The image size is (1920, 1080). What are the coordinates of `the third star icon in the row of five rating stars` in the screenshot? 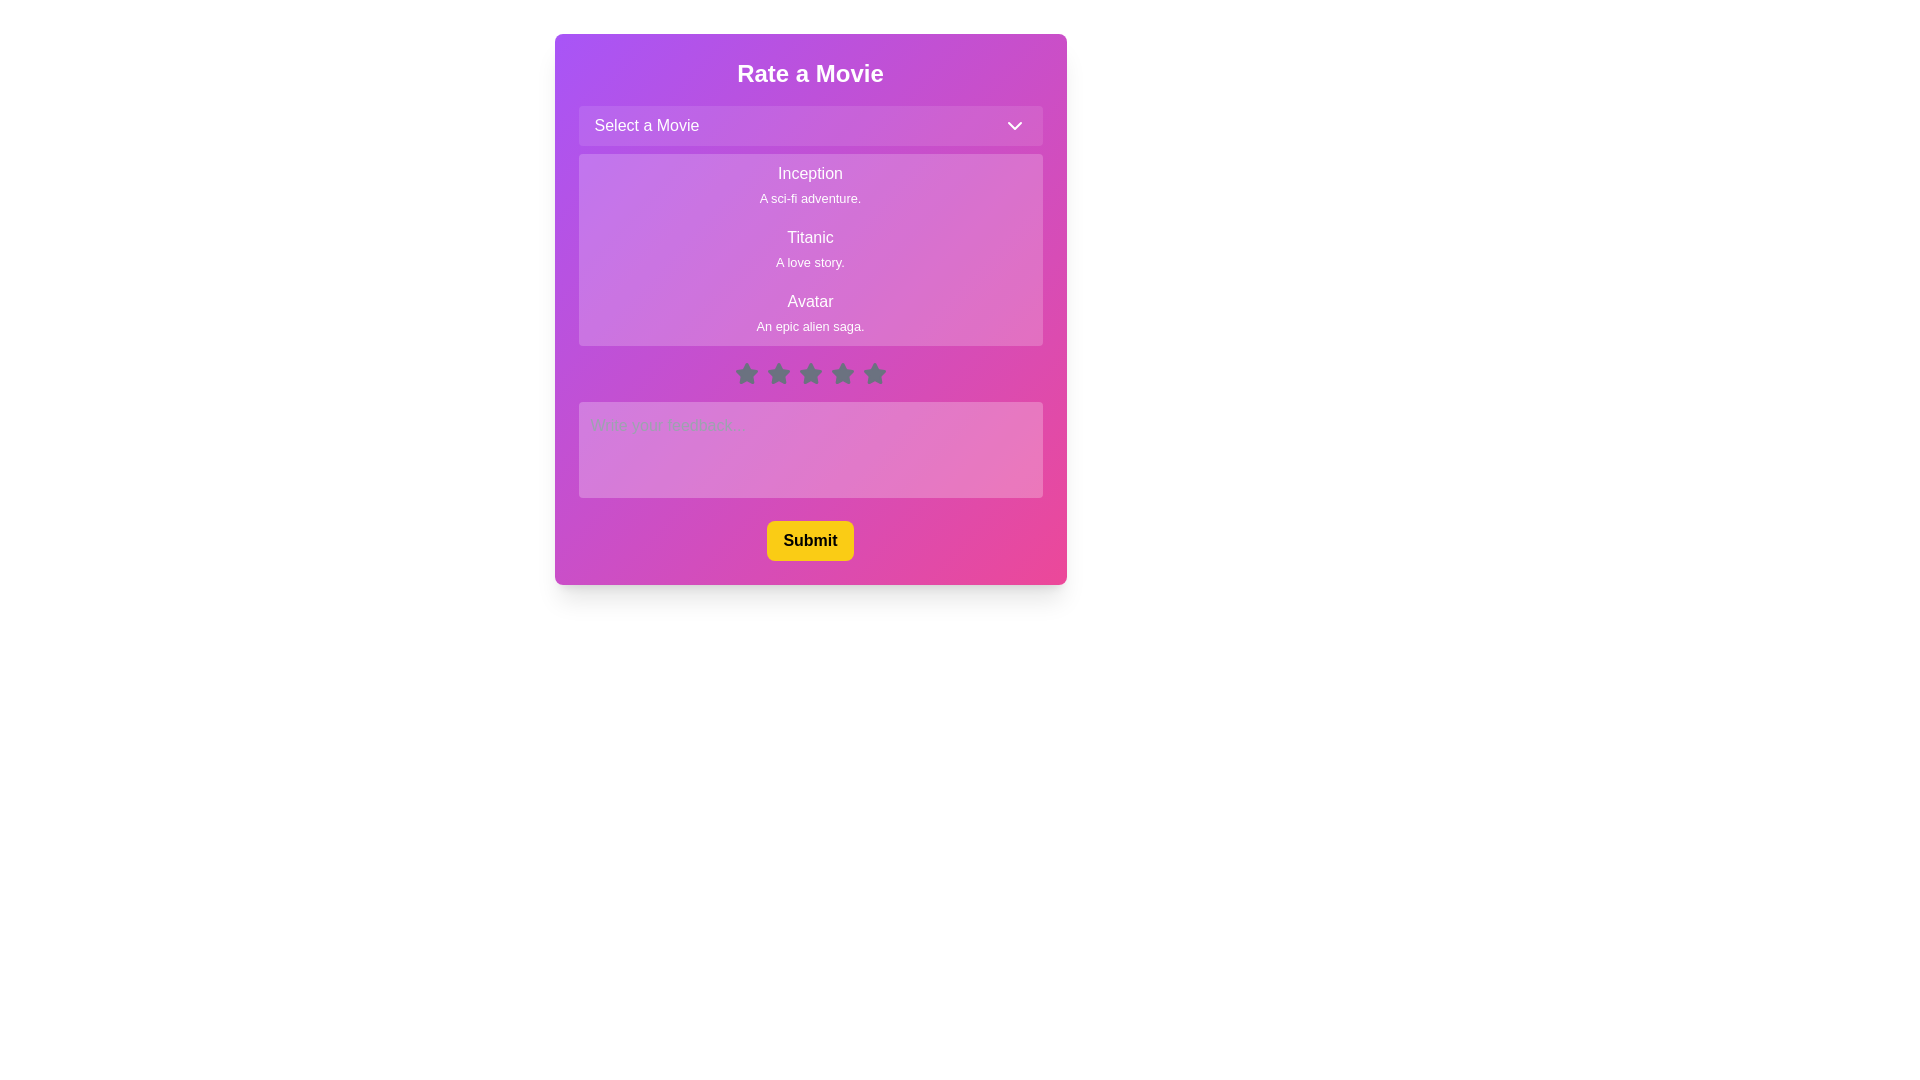 It's located at (810, 374).